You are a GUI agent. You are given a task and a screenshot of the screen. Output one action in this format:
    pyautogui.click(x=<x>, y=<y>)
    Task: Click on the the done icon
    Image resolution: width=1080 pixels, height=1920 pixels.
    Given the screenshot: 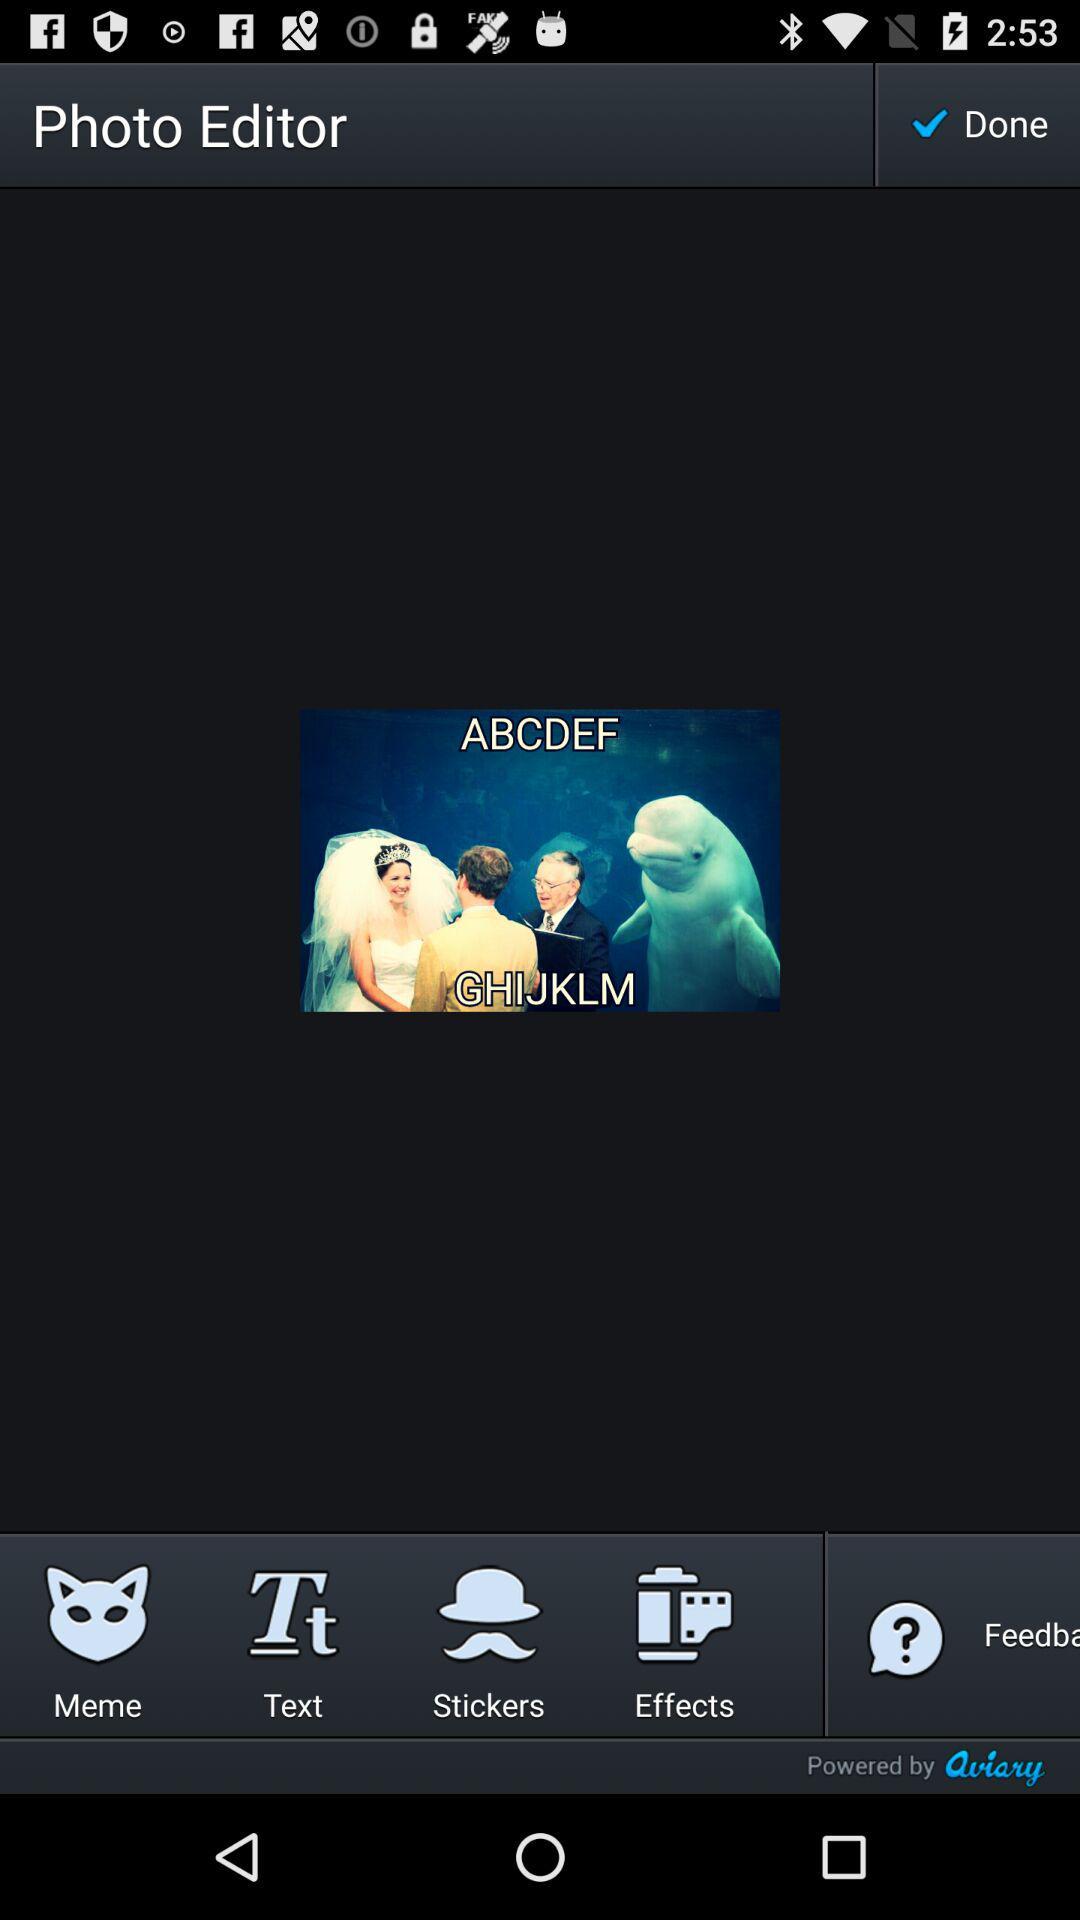 What is the action you would take?
    pyautogui.click(x=978, y=123)
    